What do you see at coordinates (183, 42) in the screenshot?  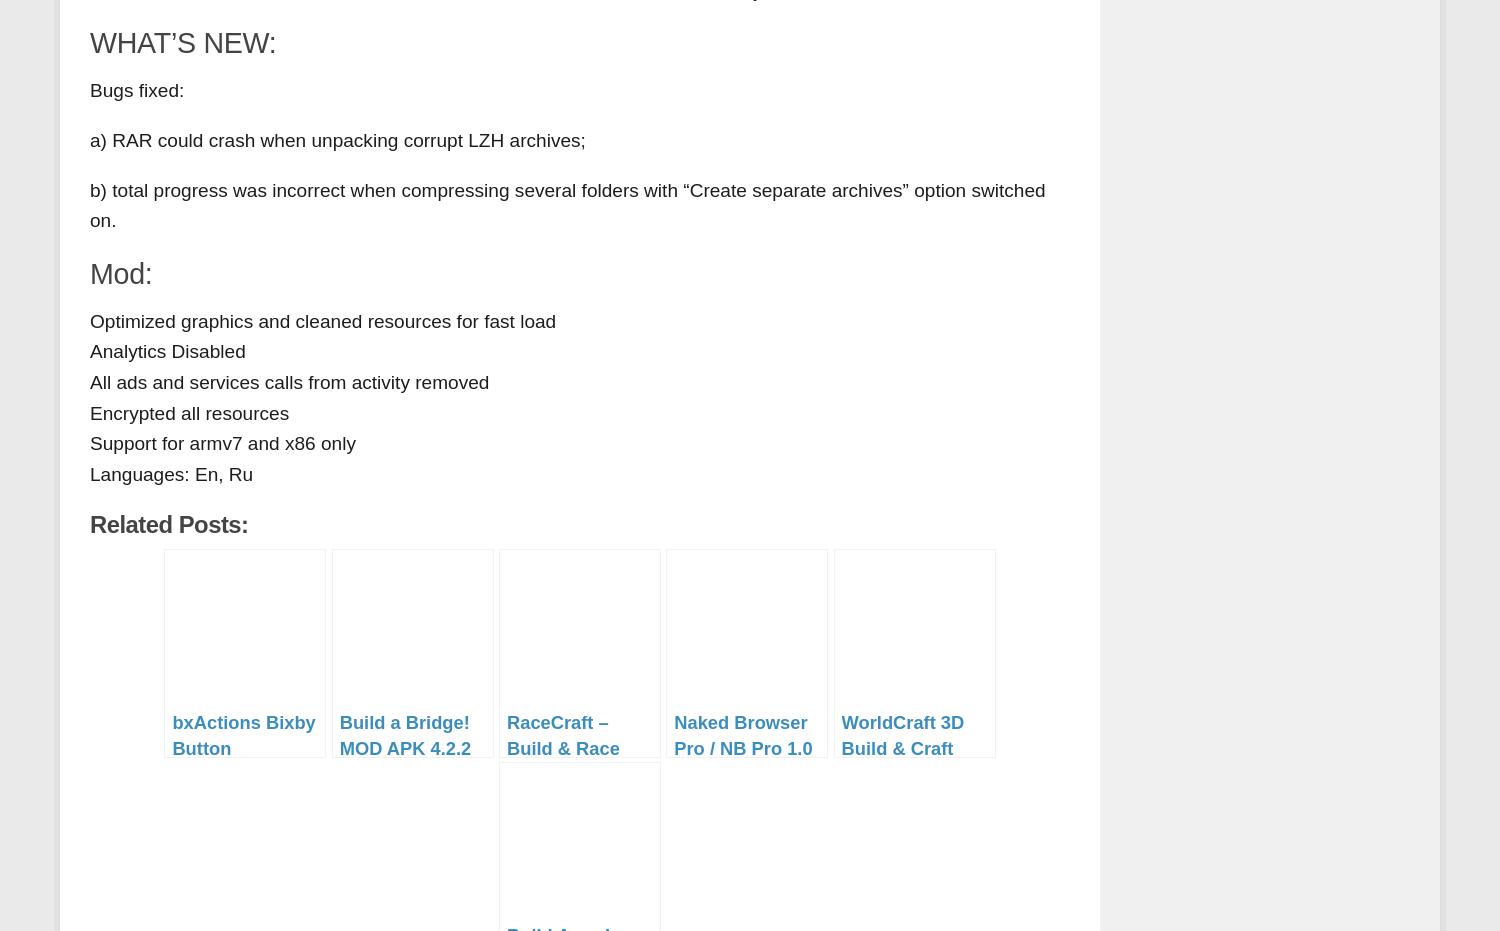 I see `'WHAT’S NEW:'` at bounding box center [183, 42].